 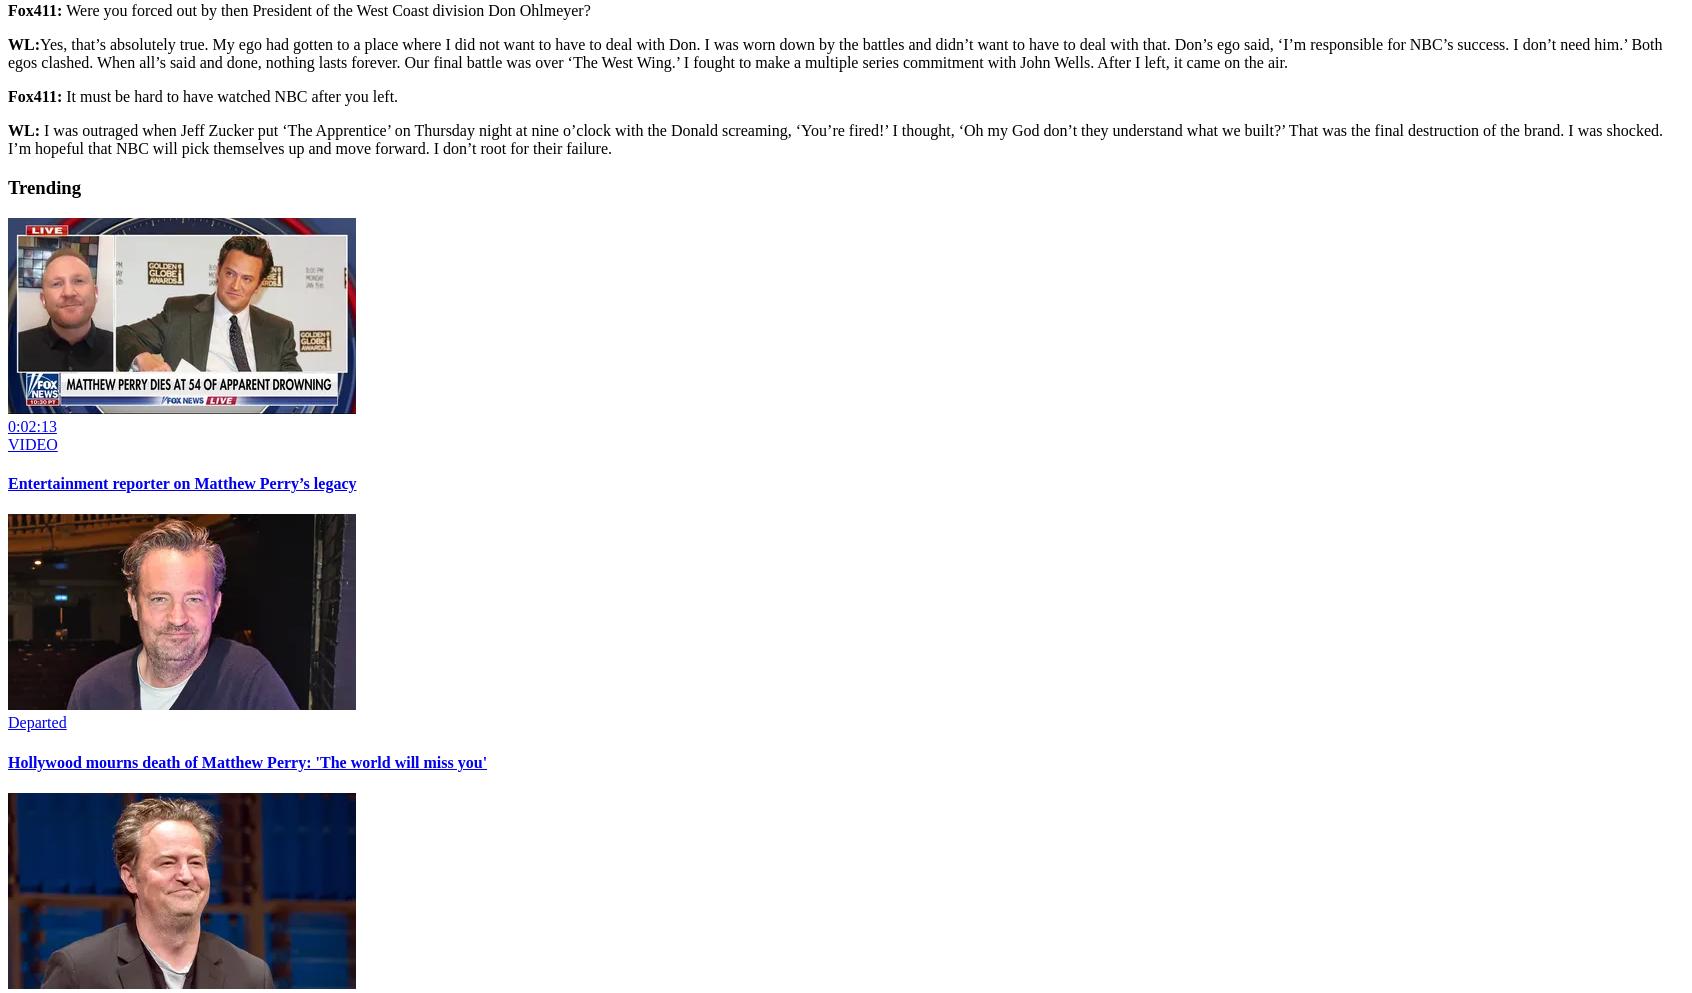 I want to click on 'It must be hard to have watched NBC after you left.', so click(x=231, y=95).